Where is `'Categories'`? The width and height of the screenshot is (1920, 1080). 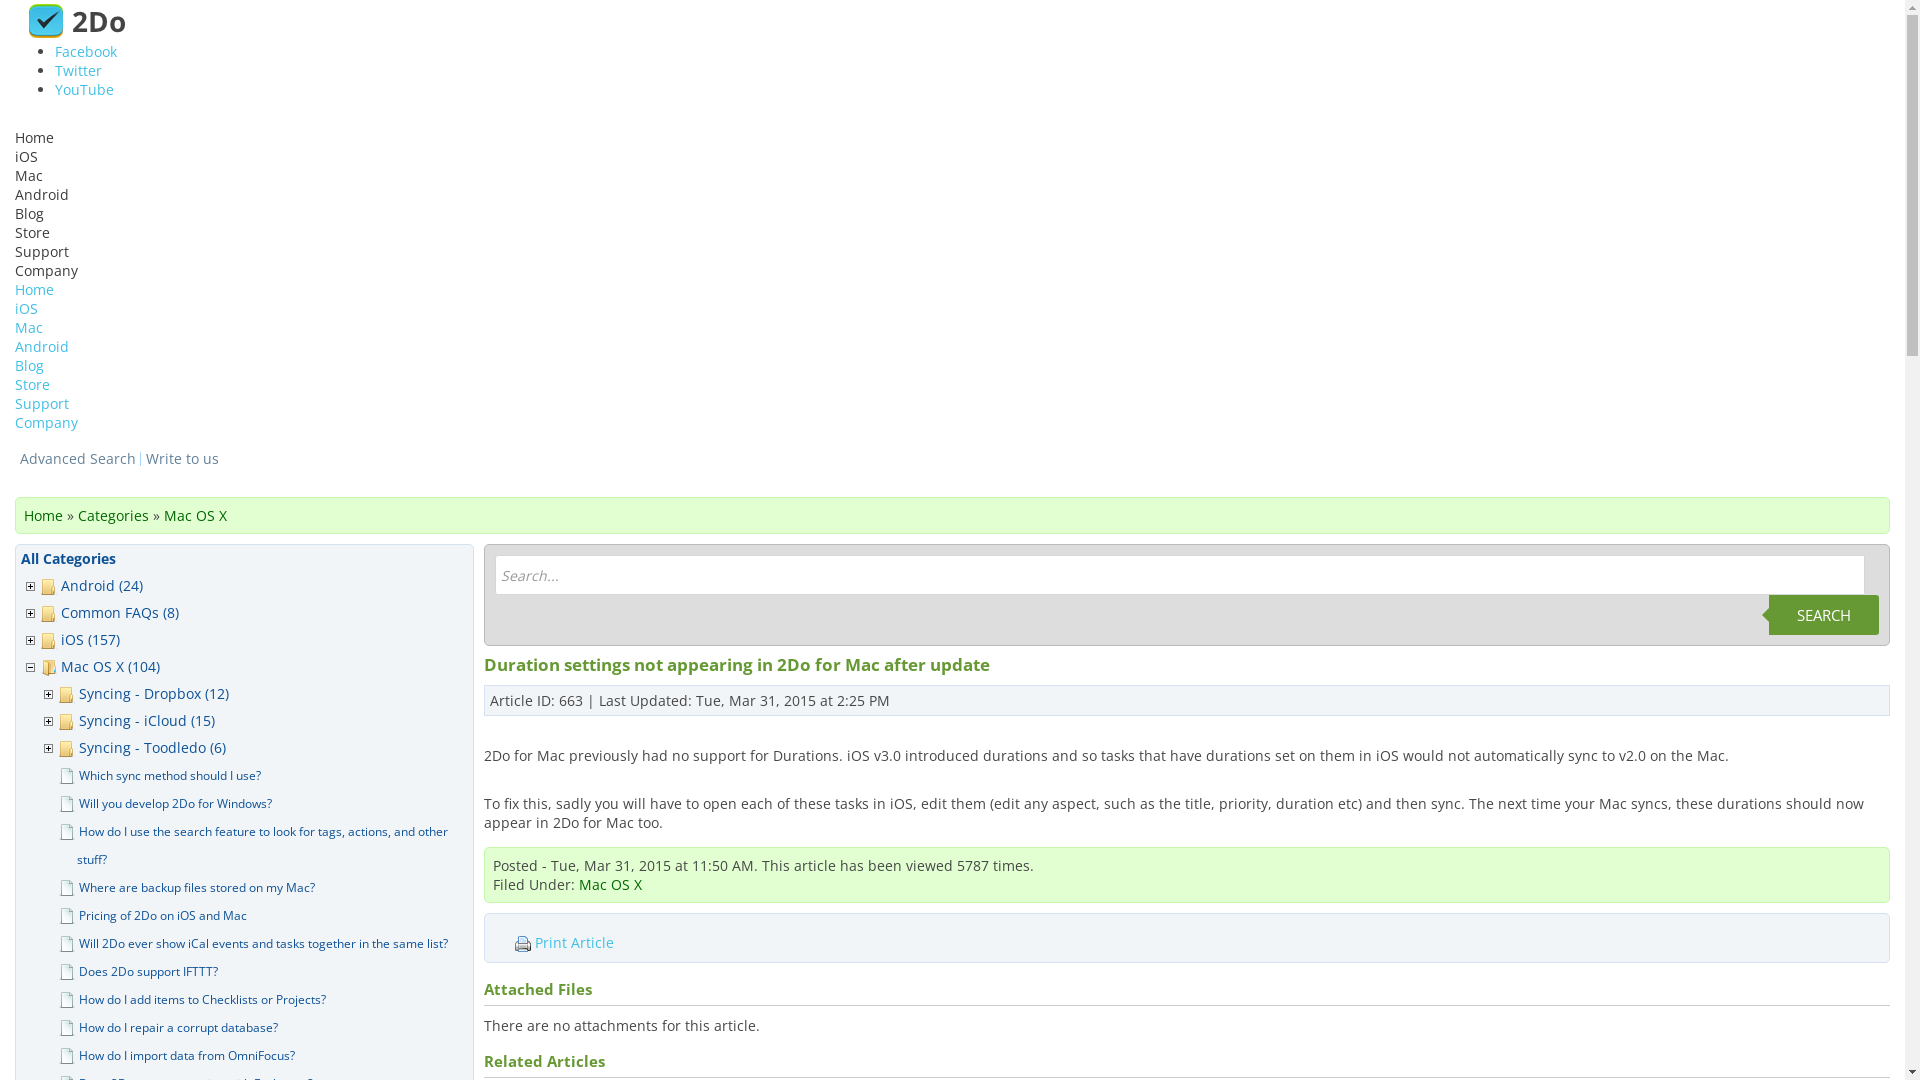
'Categories' is located at coordinates (112, 514).